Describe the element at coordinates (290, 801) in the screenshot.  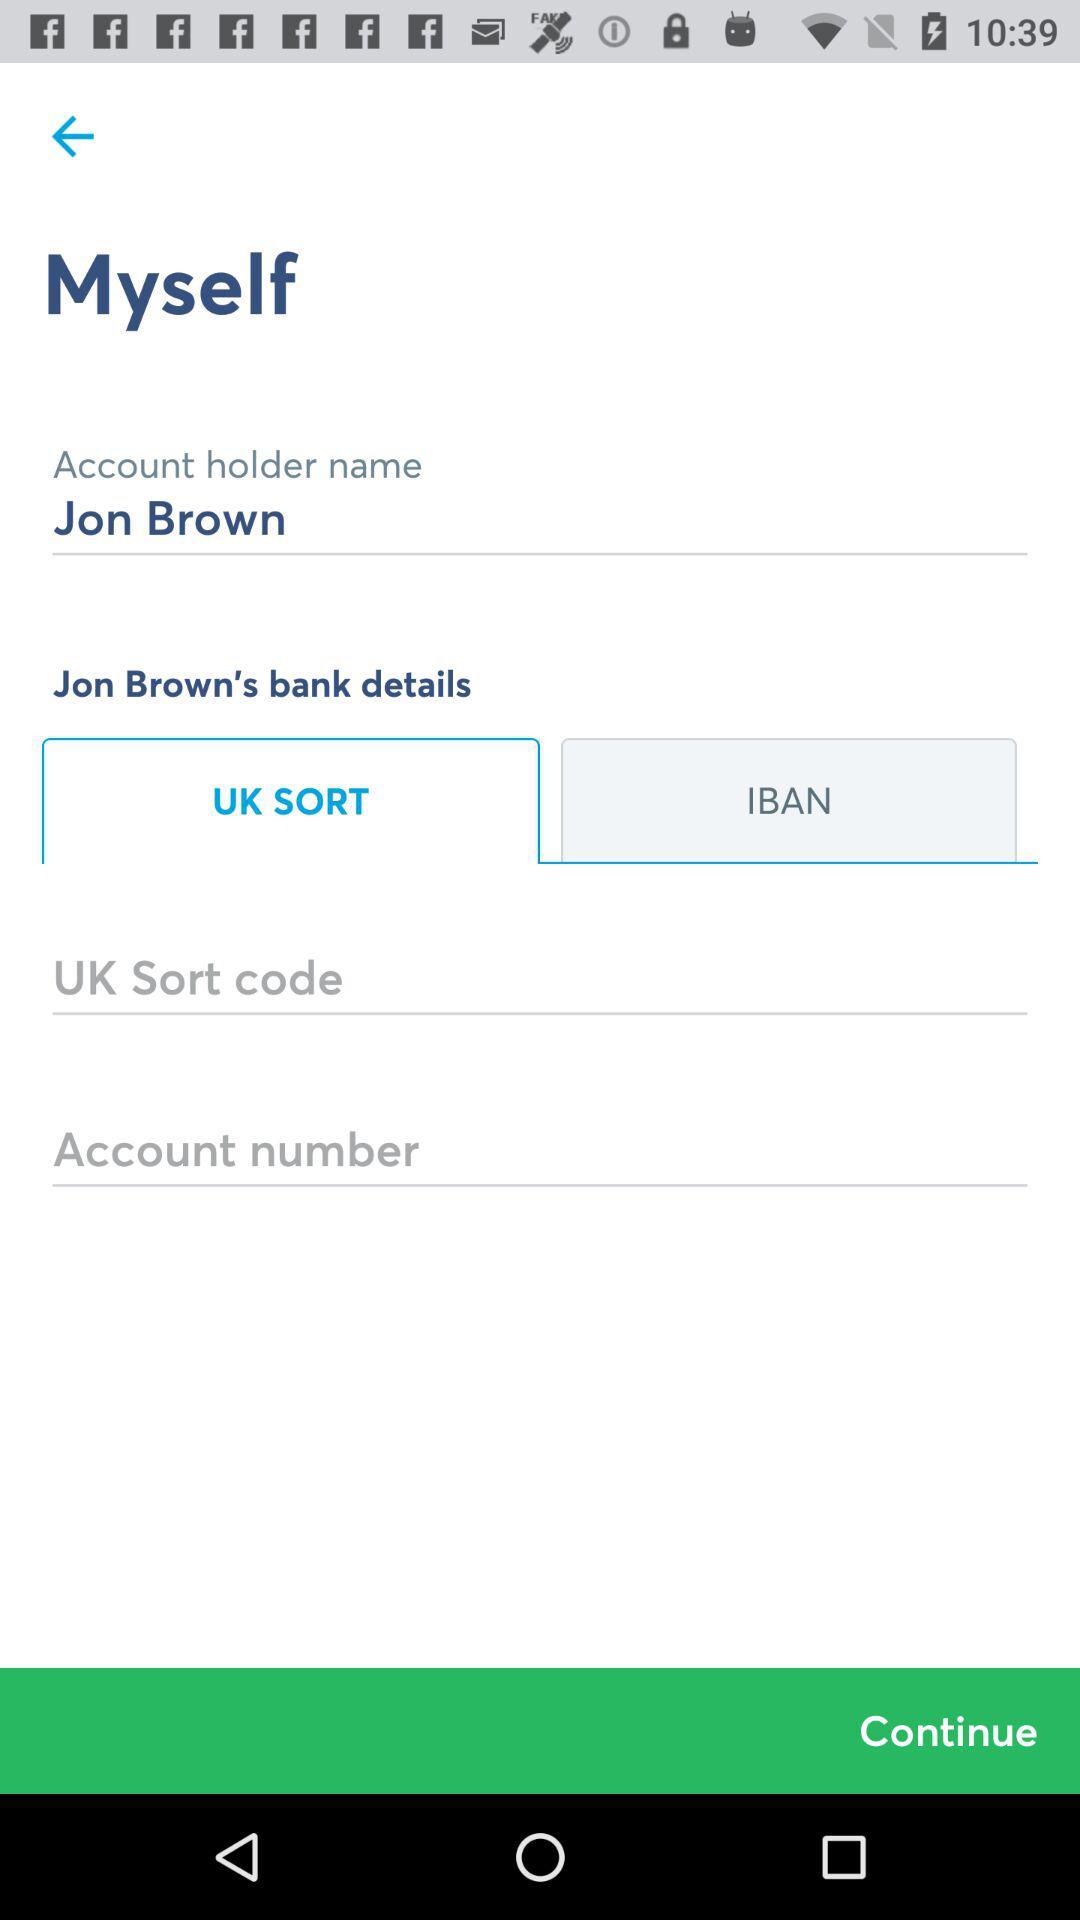
I see `the icon below jon brown s icon` at that location.